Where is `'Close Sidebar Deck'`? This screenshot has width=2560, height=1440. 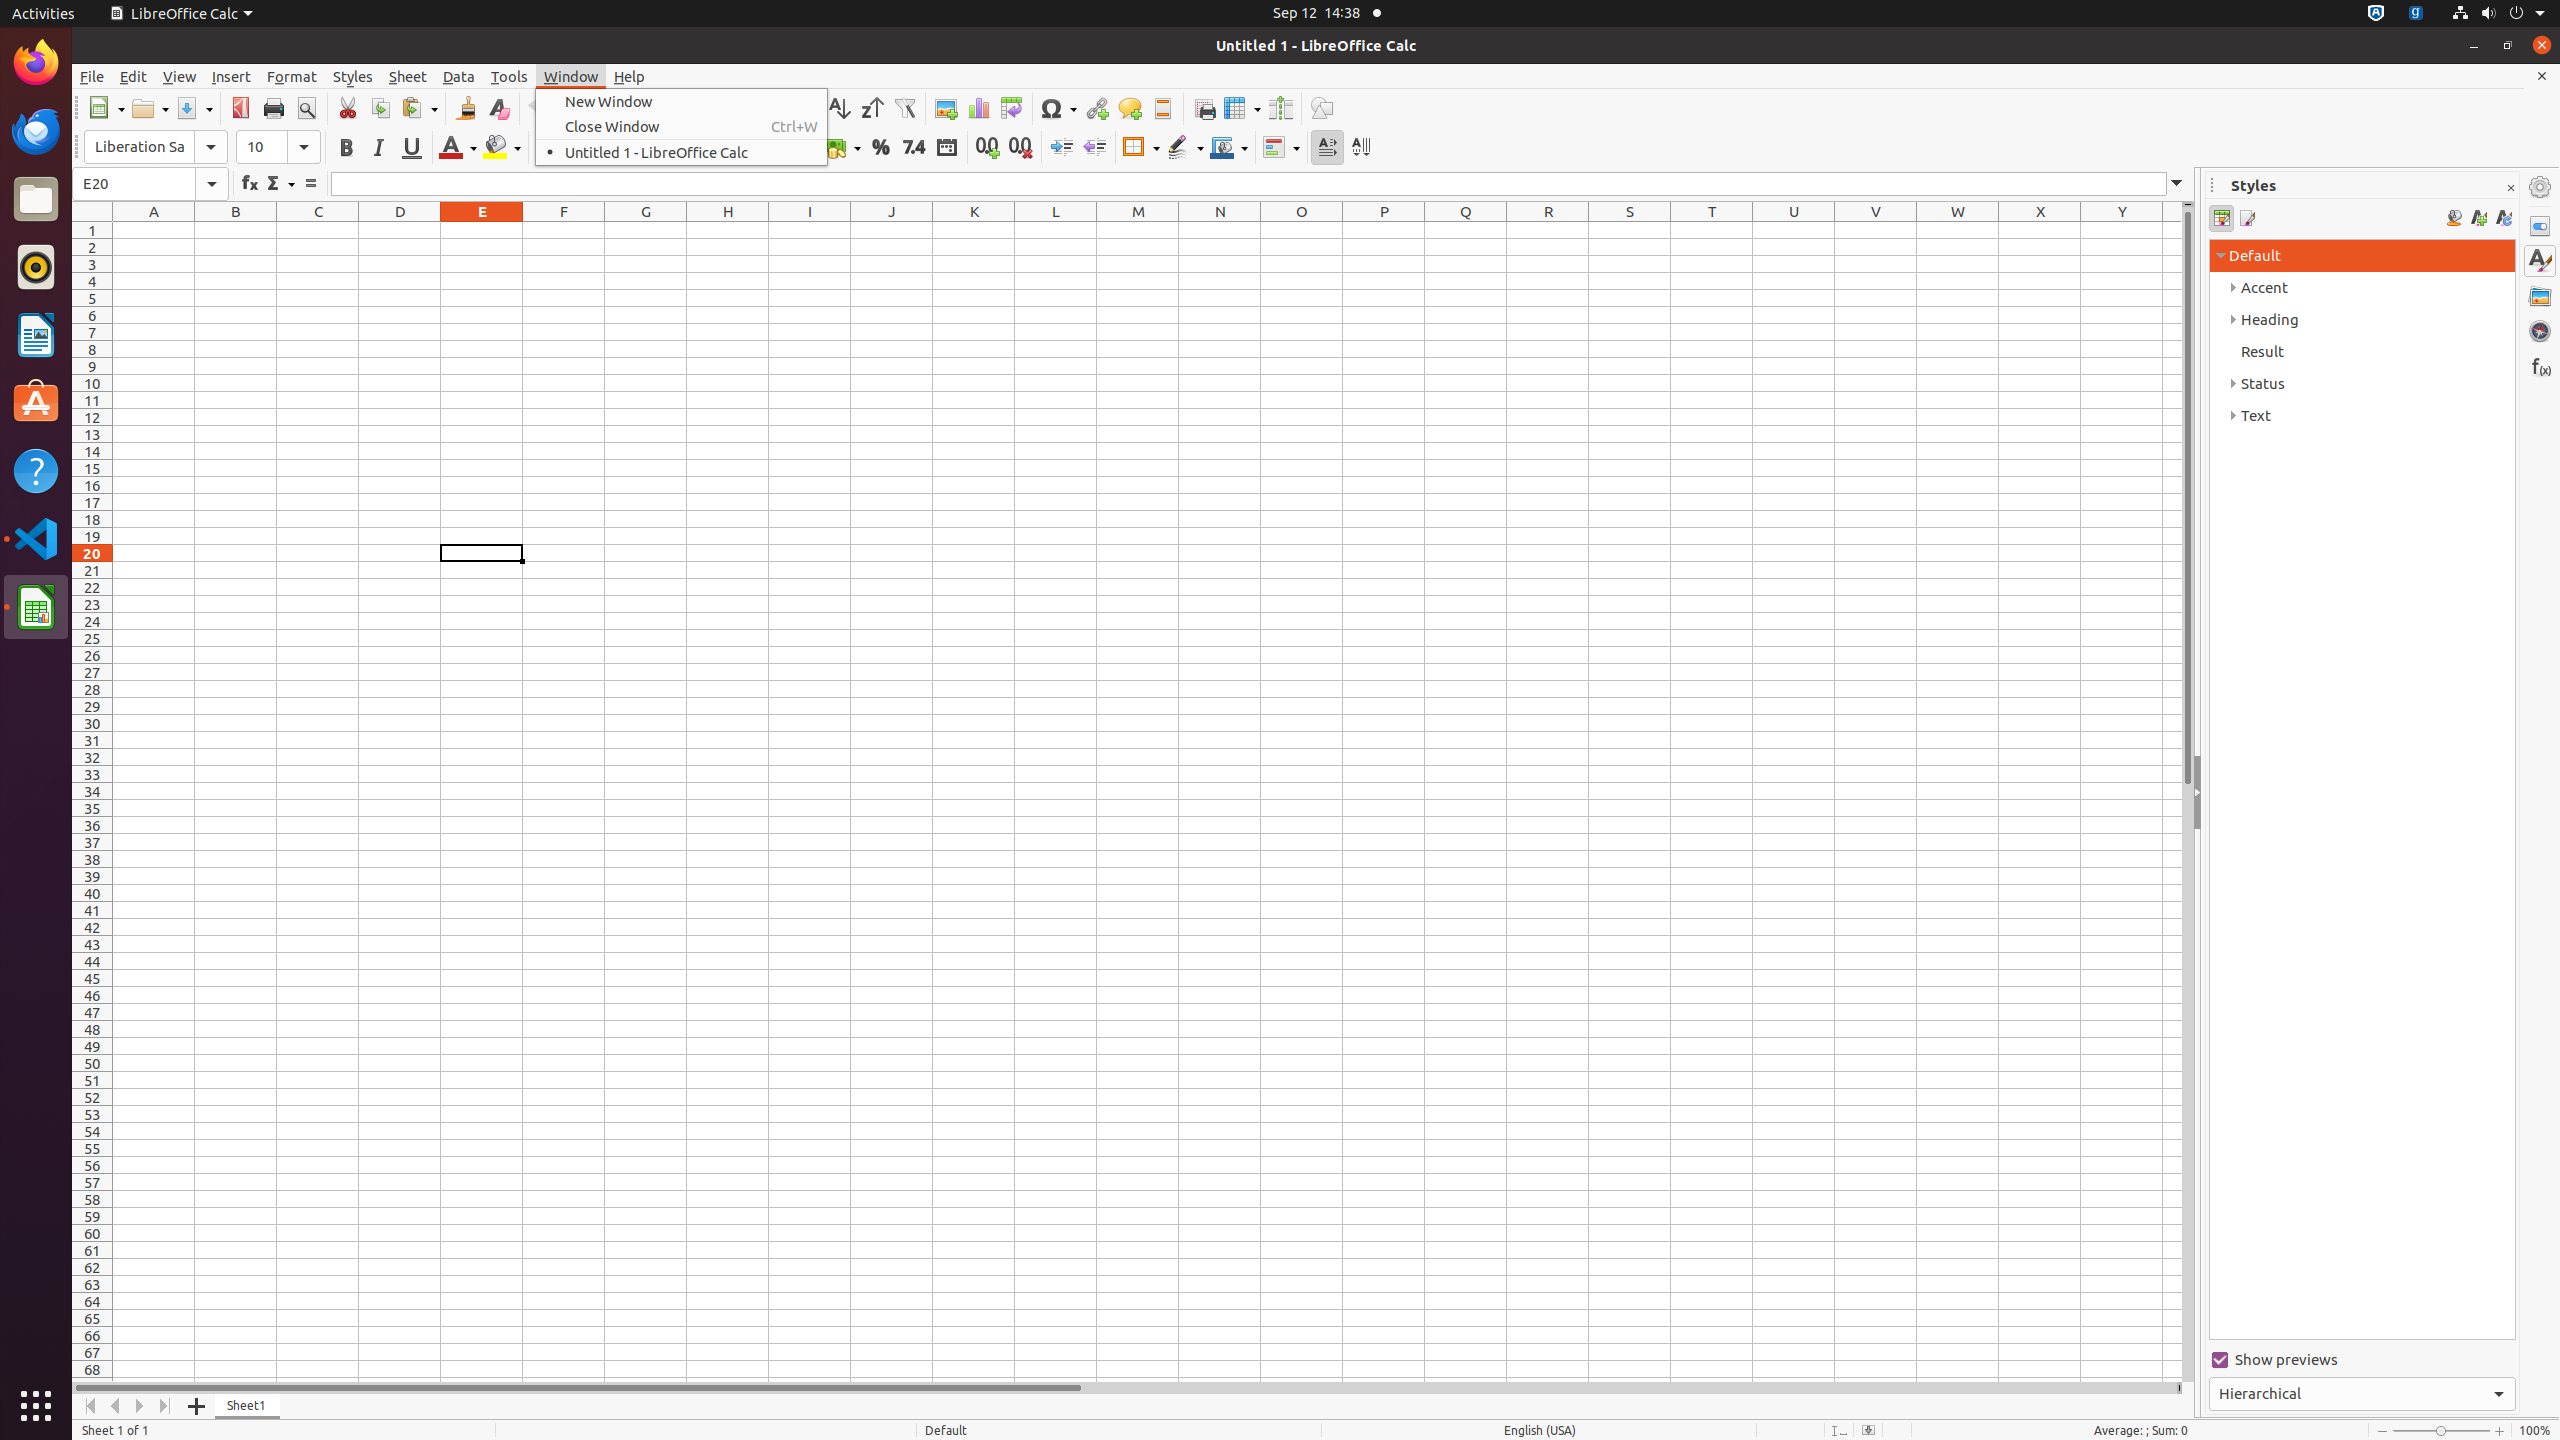 'Close Sidebar Deck' is located at coordinates (2510, 187).